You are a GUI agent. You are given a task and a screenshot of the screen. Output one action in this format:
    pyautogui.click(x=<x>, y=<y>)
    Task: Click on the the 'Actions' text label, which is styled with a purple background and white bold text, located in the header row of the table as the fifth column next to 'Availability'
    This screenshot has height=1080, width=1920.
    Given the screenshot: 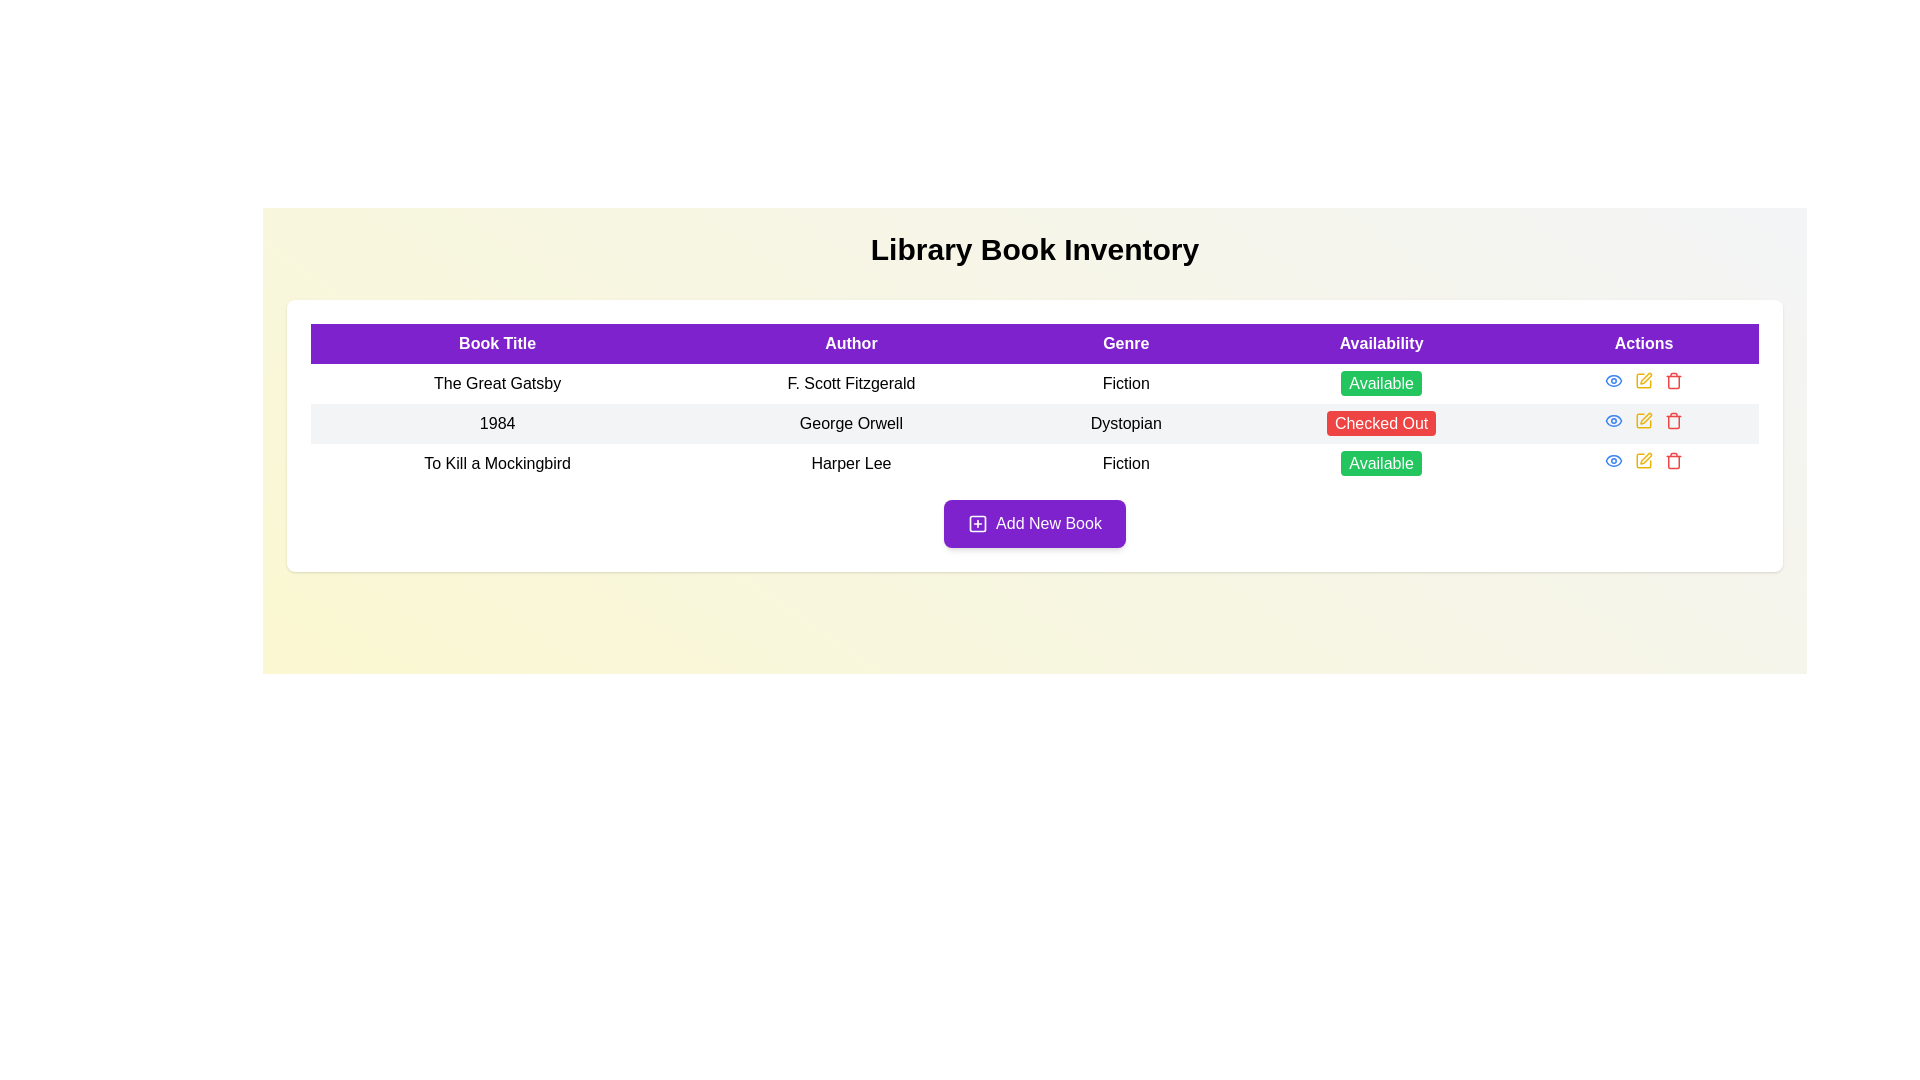 What is the action you would take?
    pyautogui.click(x=1644, y=342)
    